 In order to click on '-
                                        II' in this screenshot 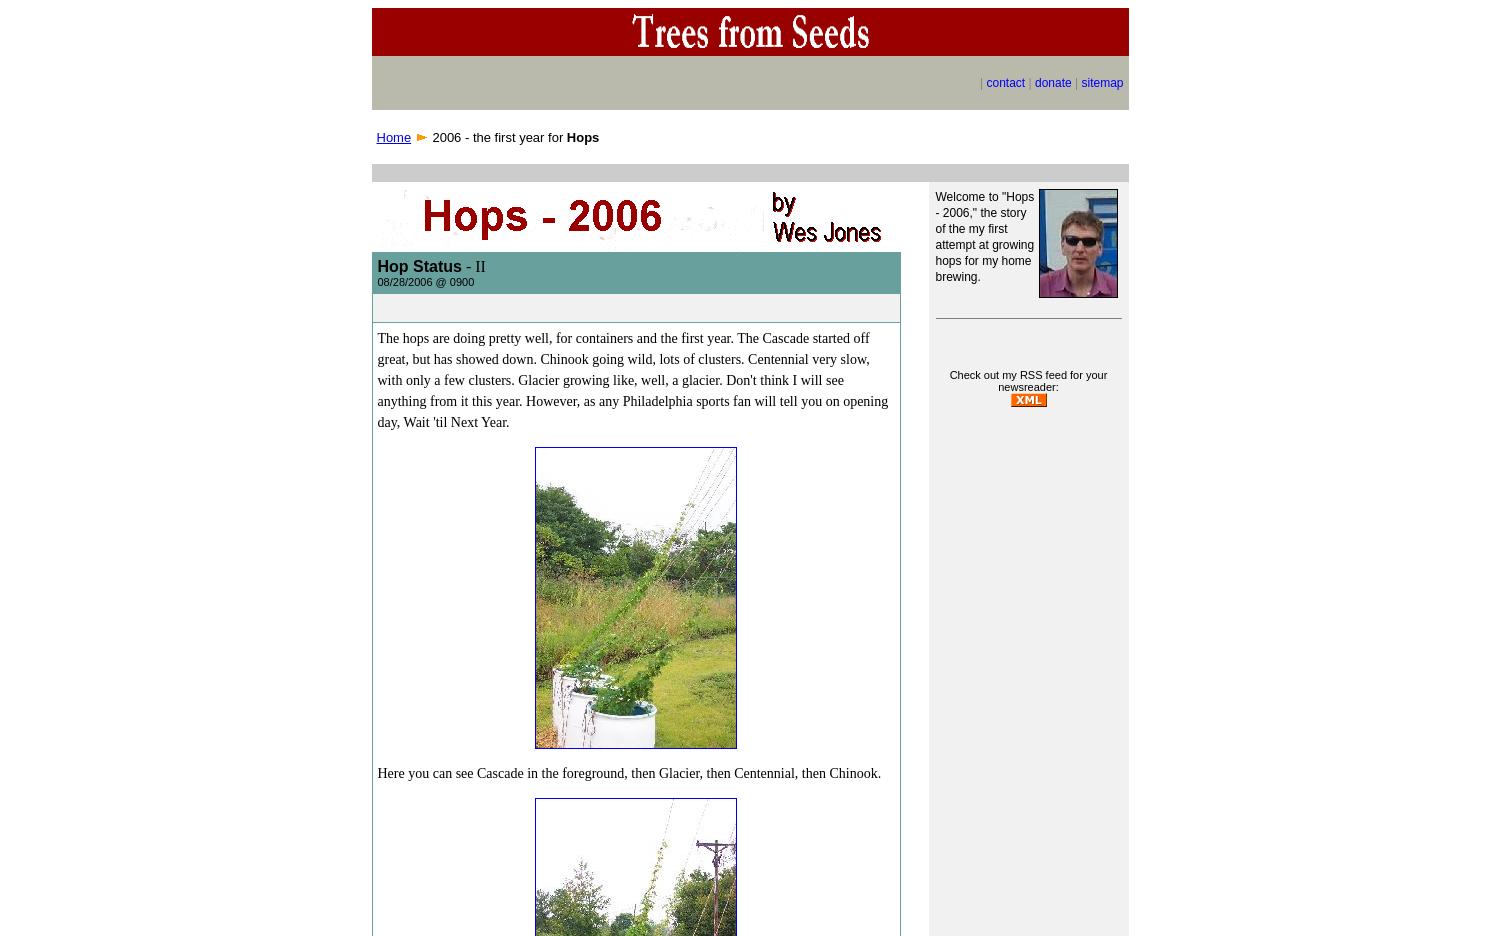, I will do `click(471, 265)`.